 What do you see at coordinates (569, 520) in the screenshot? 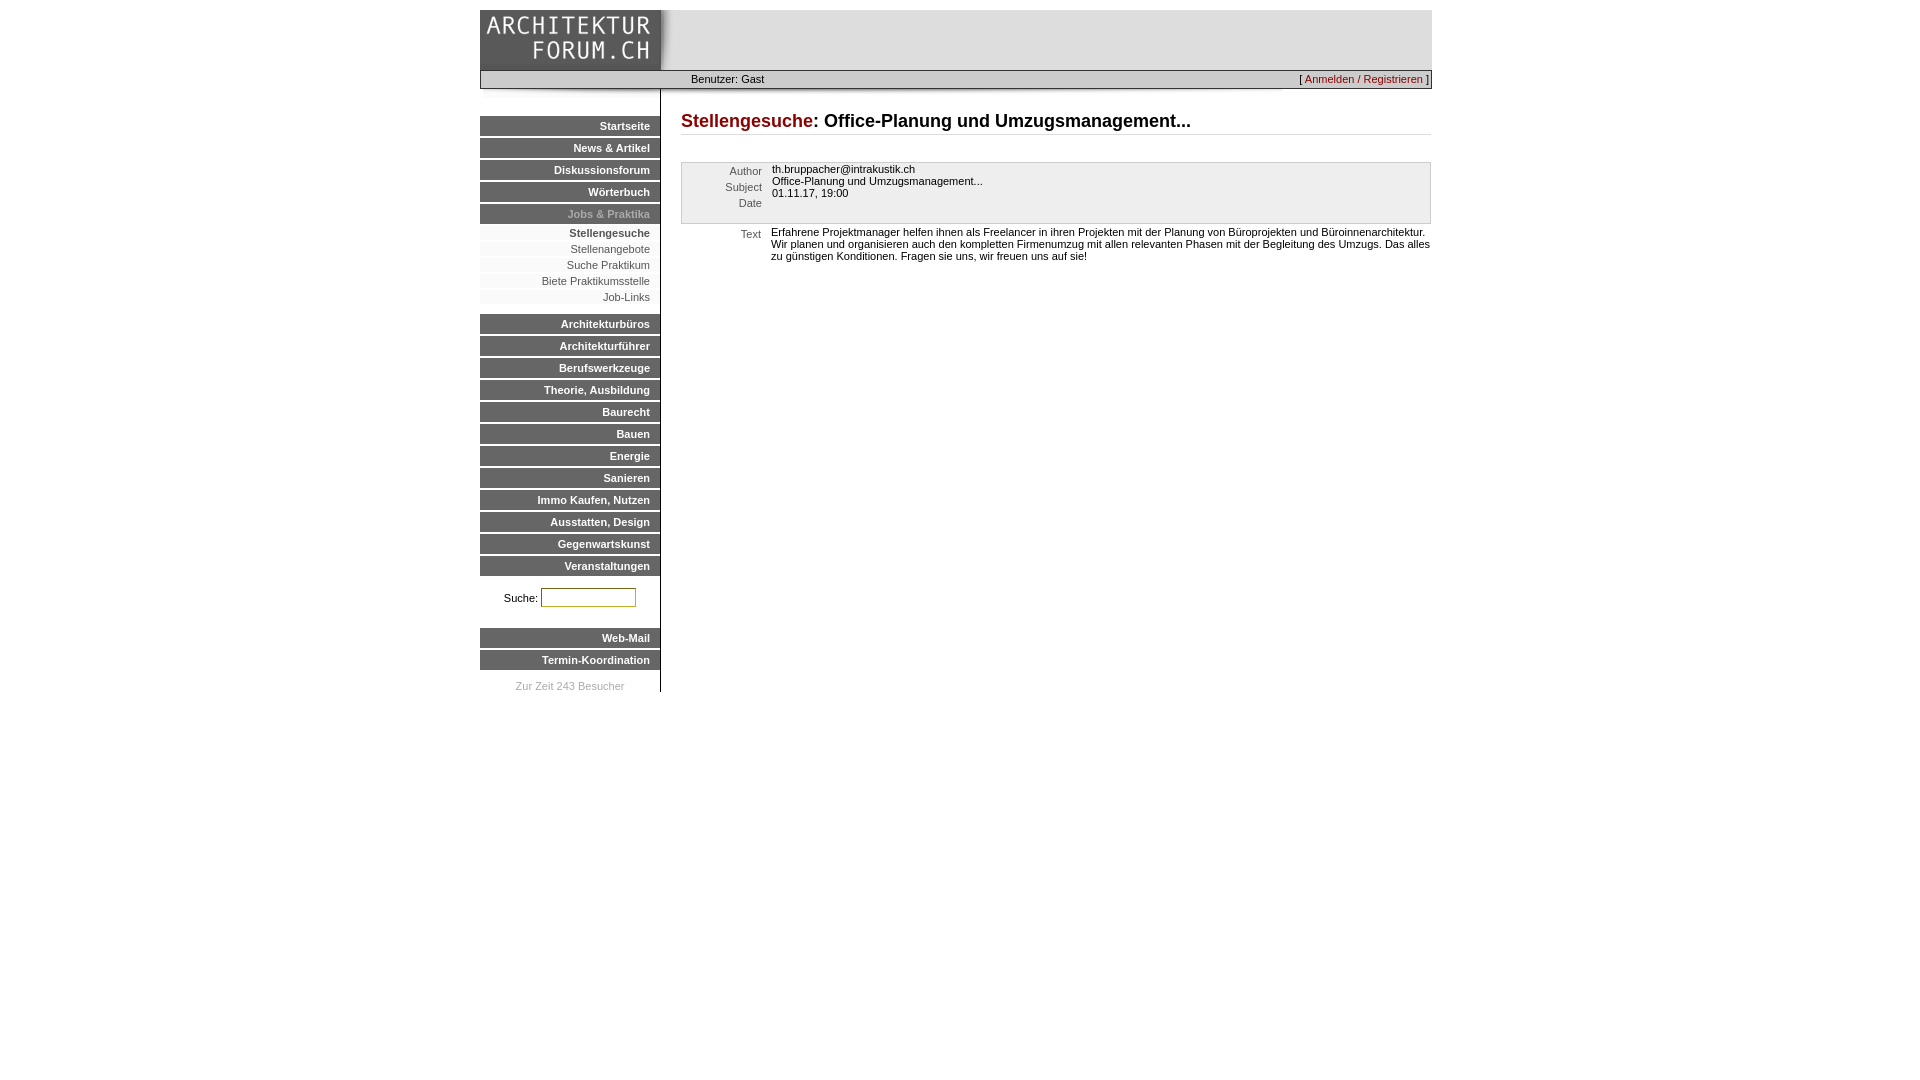
I see `'Ausstatten, Design'` at bounding box center [569, 520].